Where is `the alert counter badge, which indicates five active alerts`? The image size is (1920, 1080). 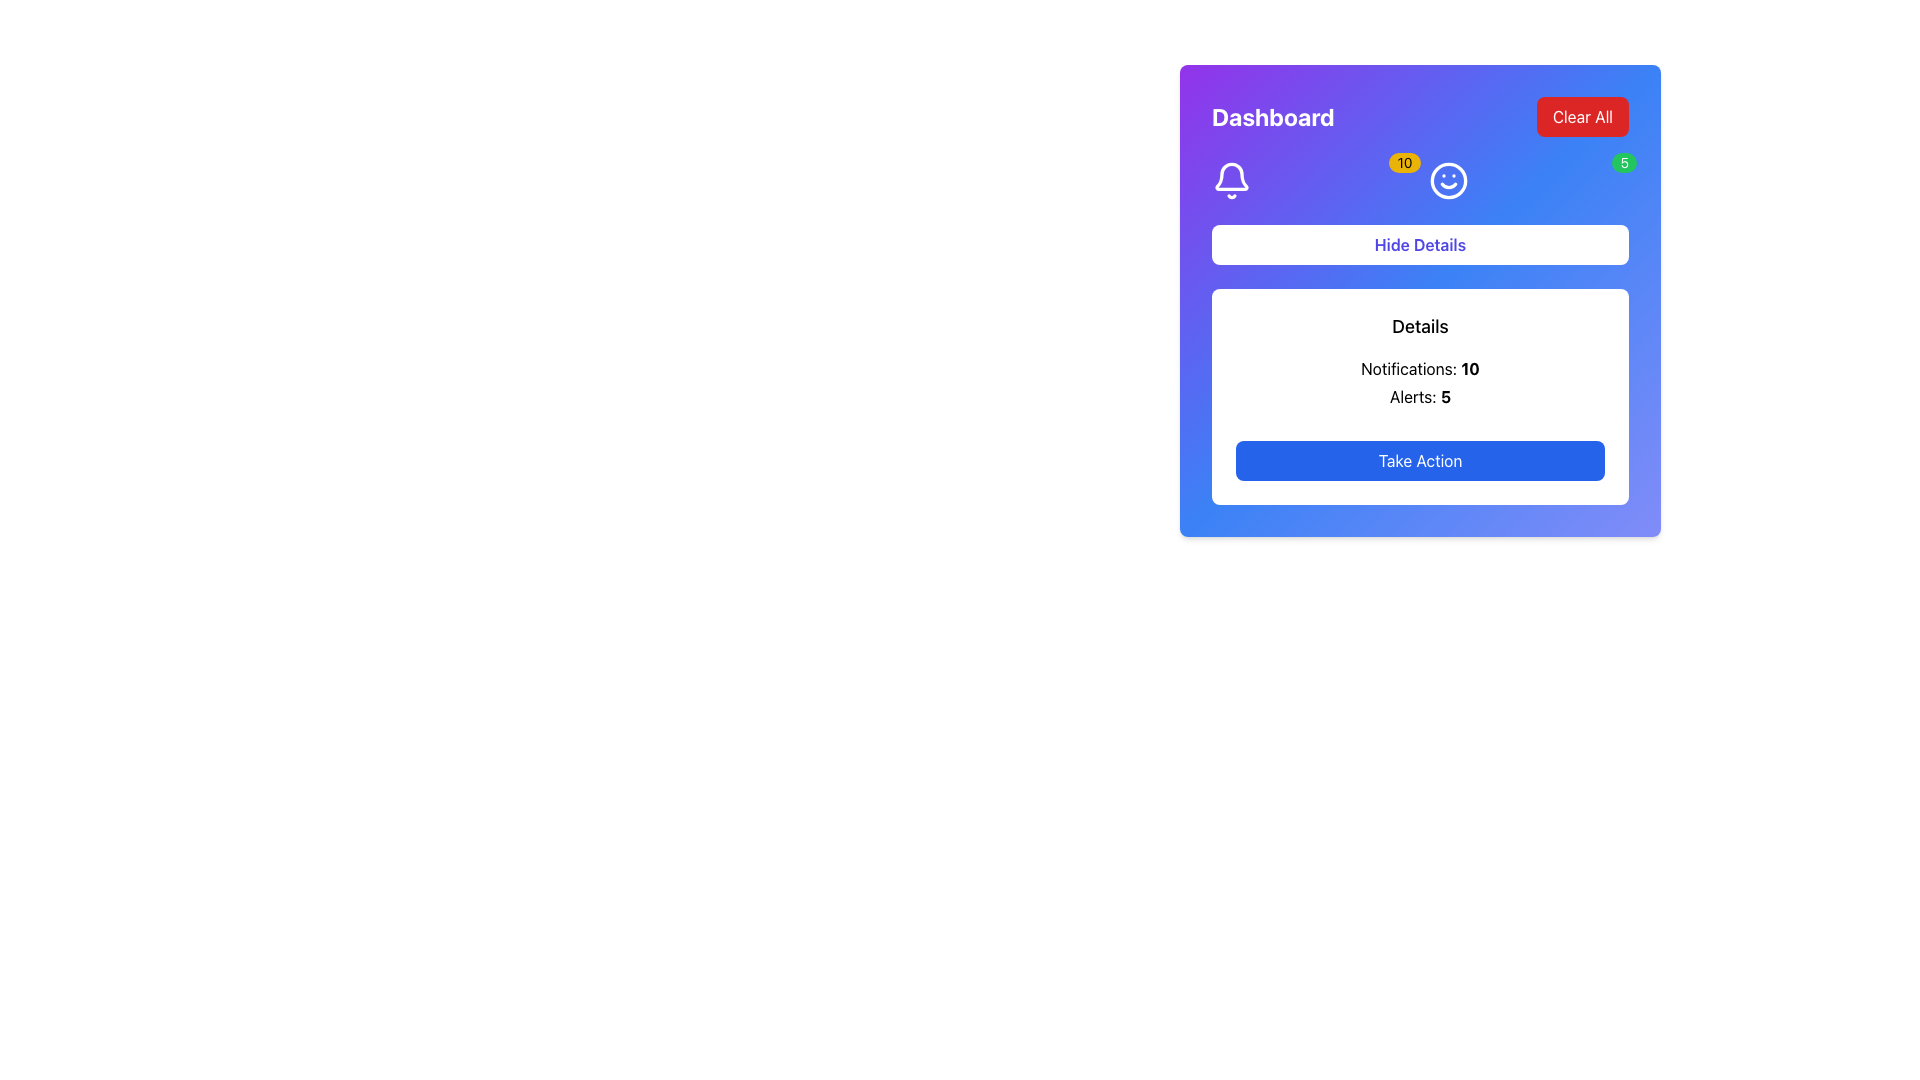 the alert counter badge, which indicates five active alerts is located at coordinates (1527, 181).